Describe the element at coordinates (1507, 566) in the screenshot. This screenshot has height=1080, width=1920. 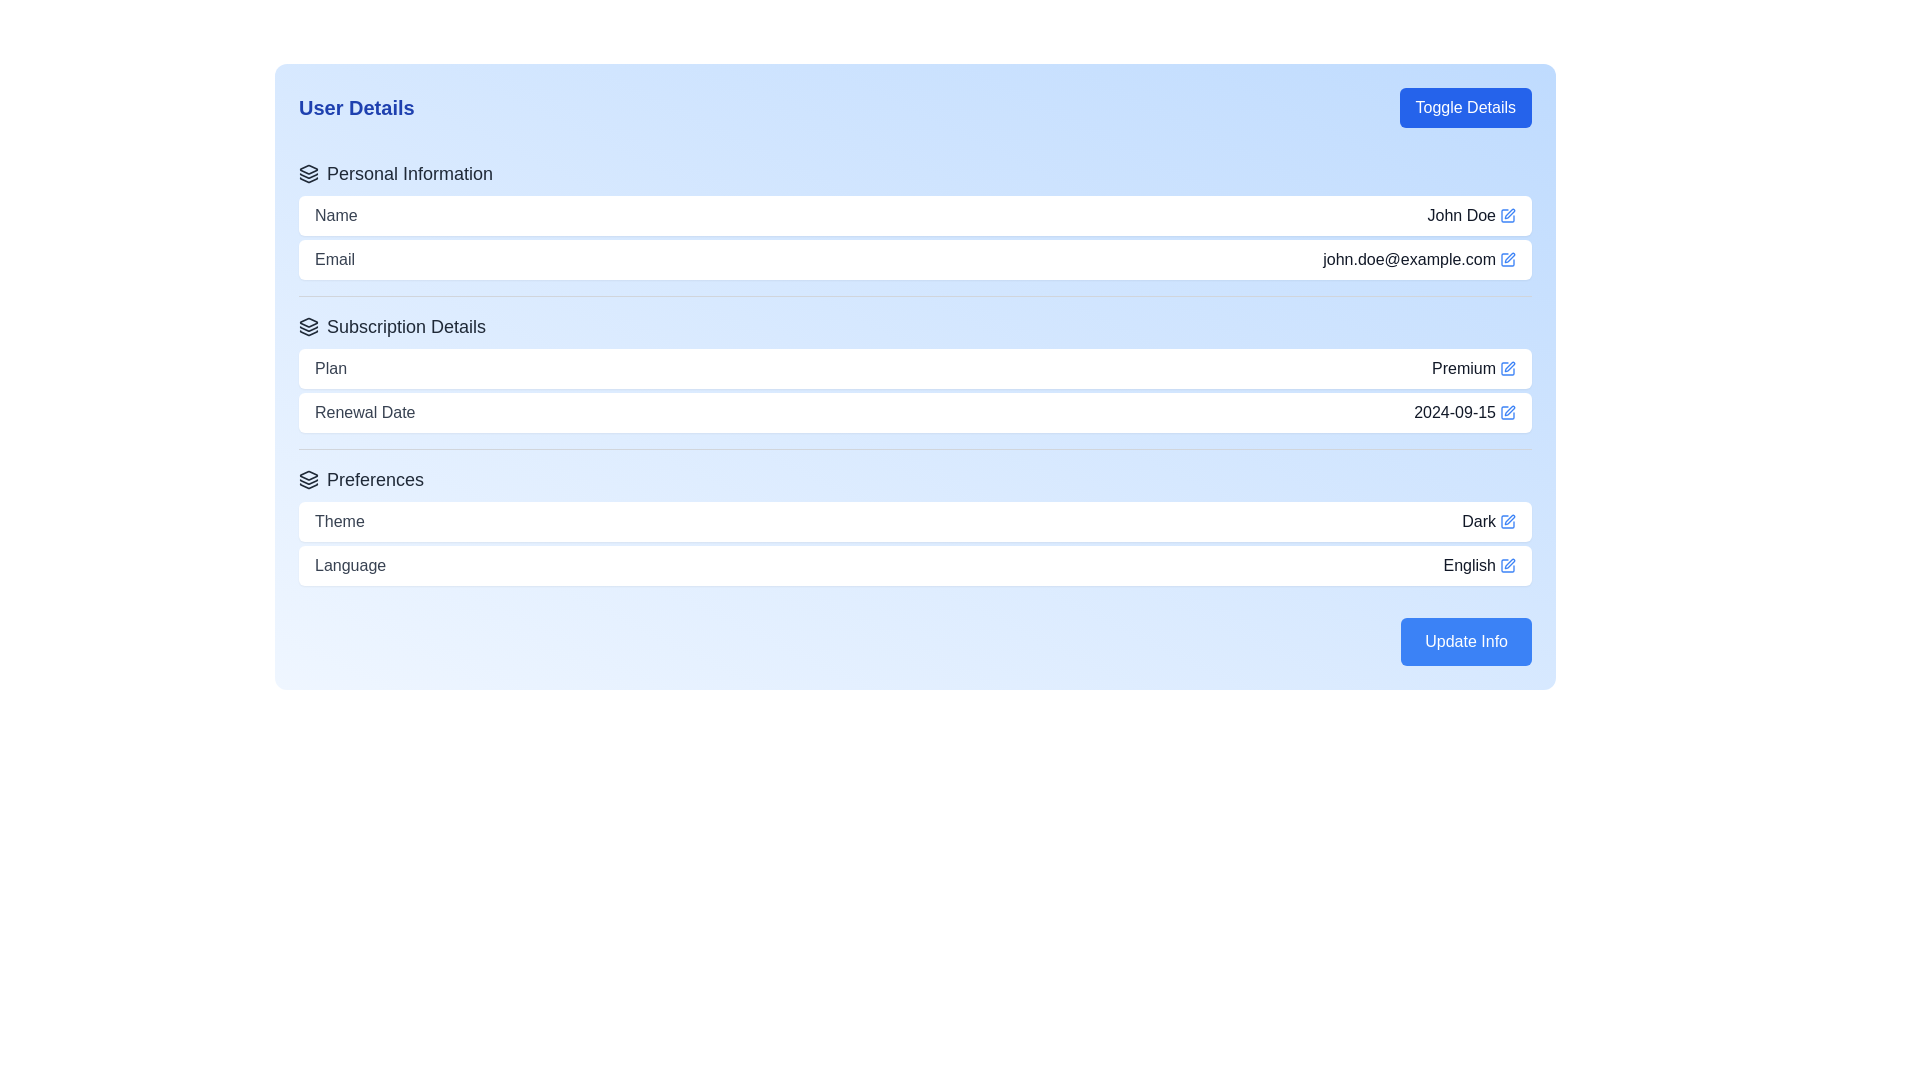
I see `the icon button located to the right of the 'English' text in the 'Language' field under the 'Preferences' section` at that location.